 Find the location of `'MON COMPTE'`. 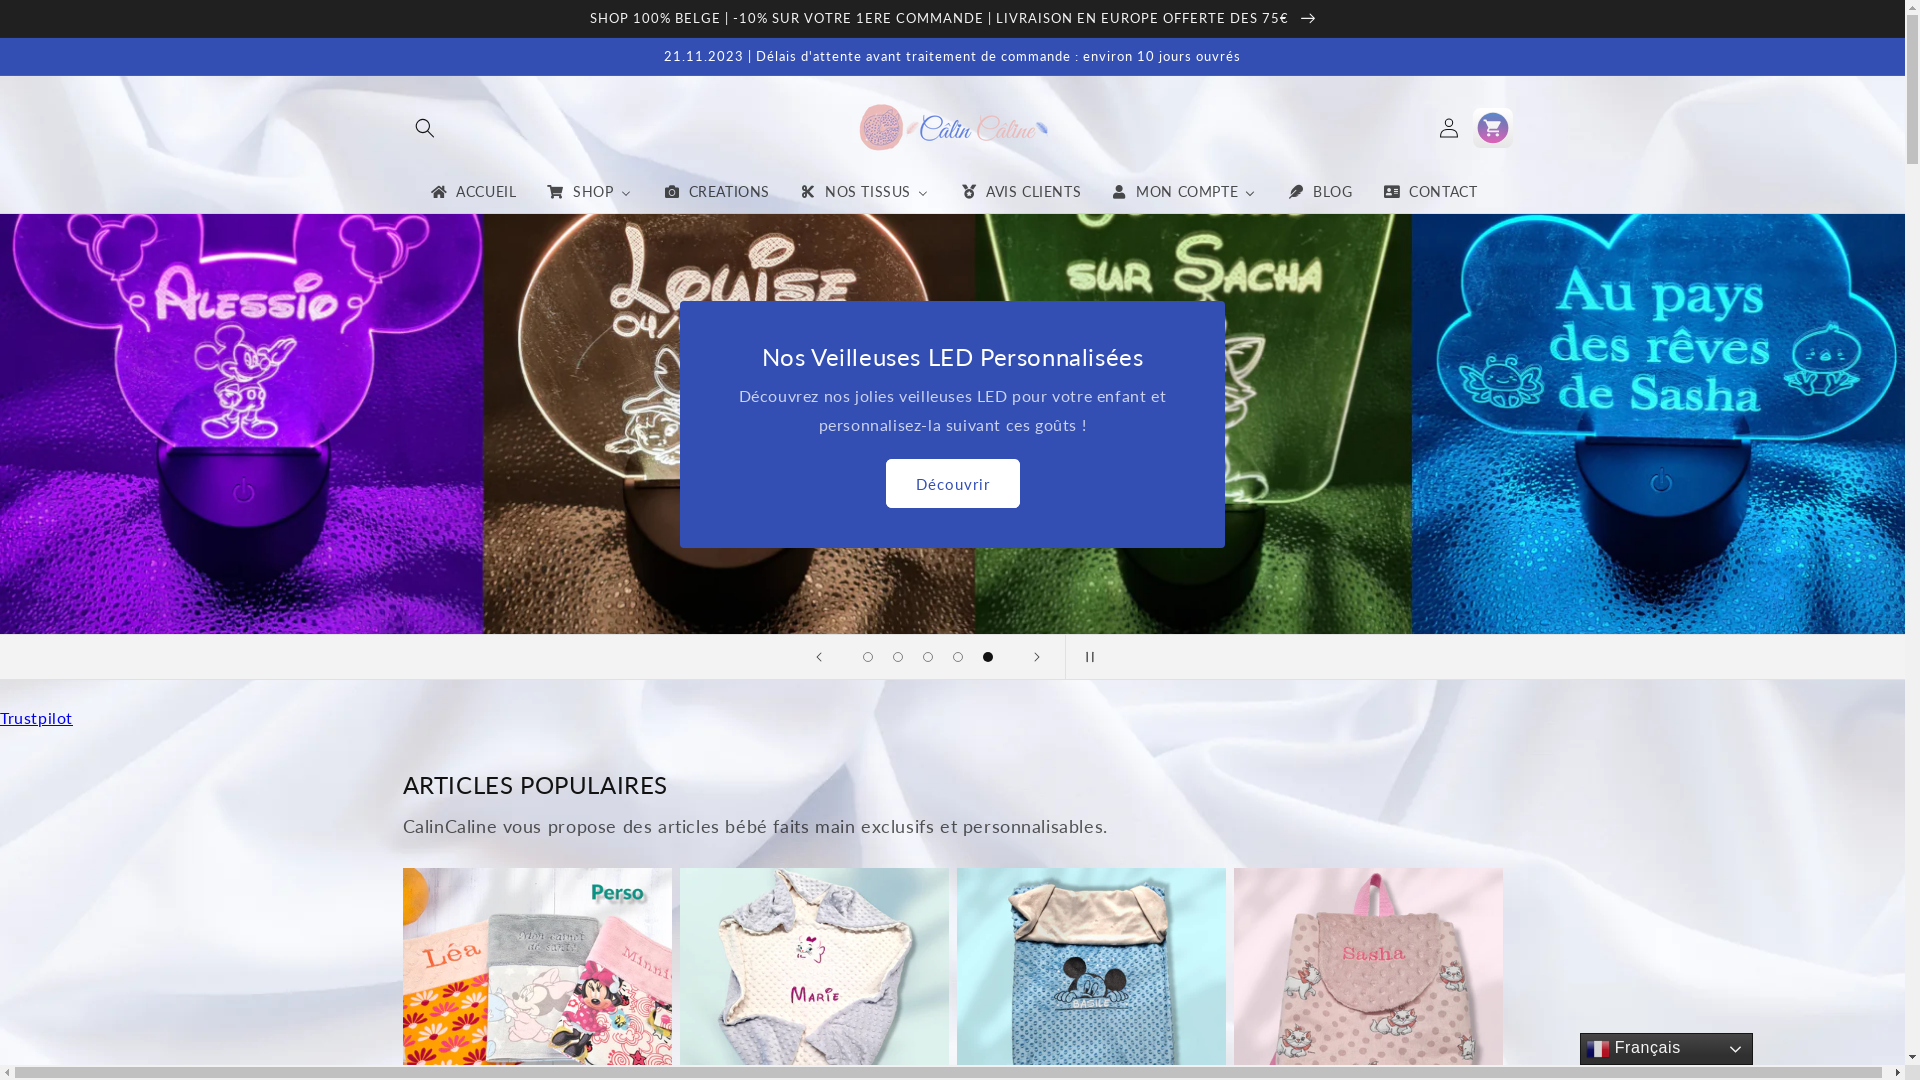

'MON COMPTE' is located at coordinates (1183, 192).